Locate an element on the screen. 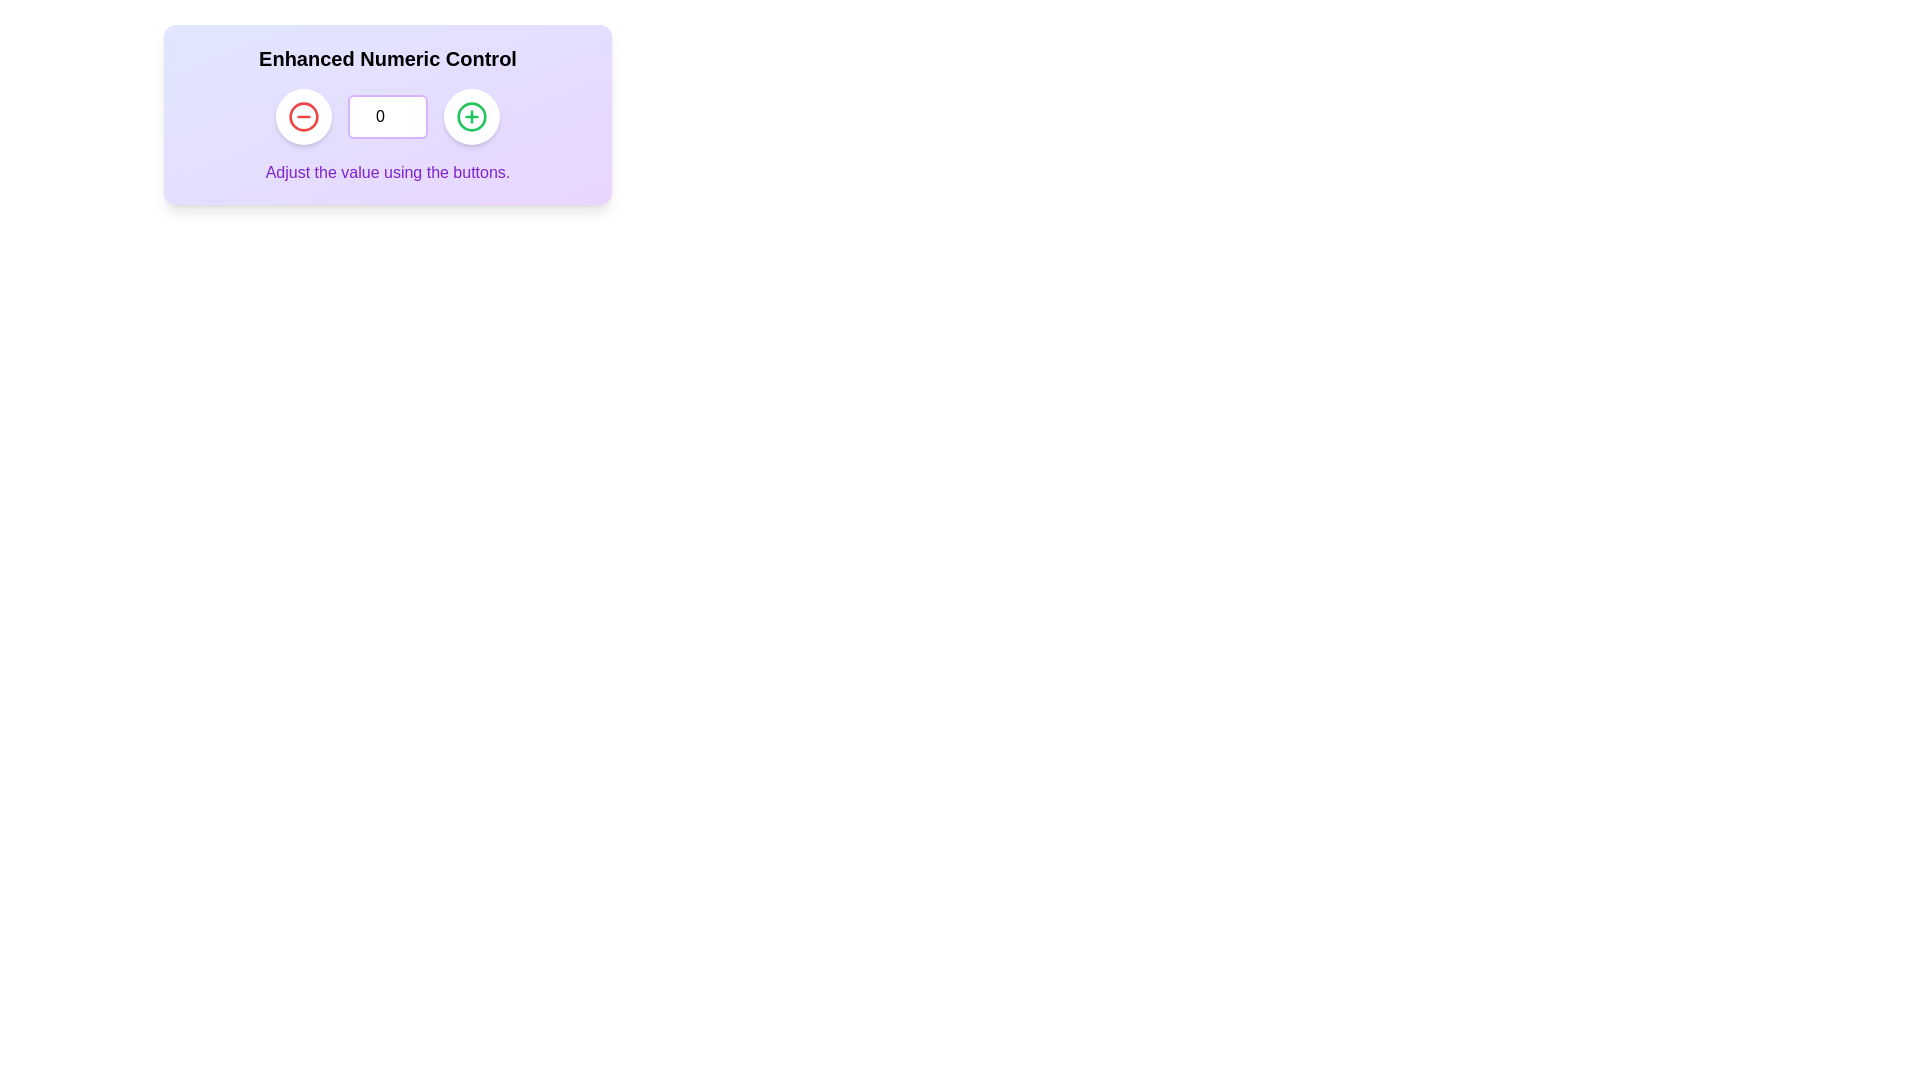 Image resolution: width=1920 pixels, height=1080 pixels. the increment button, which is the third interactive component in the horizontal arrangement for adjusting a numeric value is located at coordinates (470, 116).